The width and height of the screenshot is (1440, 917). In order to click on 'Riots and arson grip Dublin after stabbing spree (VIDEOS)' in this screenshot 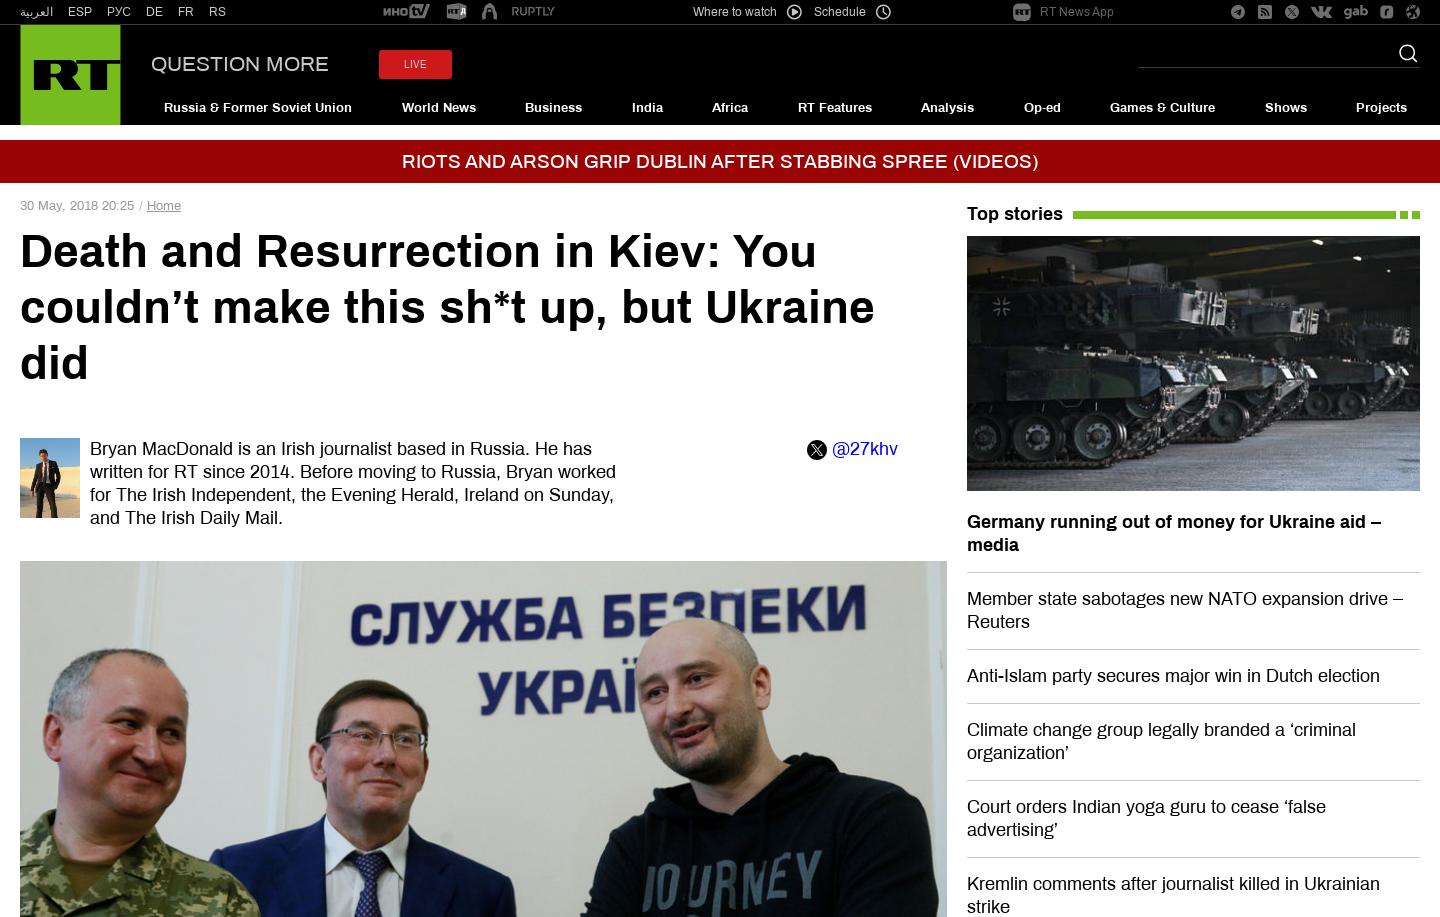, I will do `click(720, 160)`.